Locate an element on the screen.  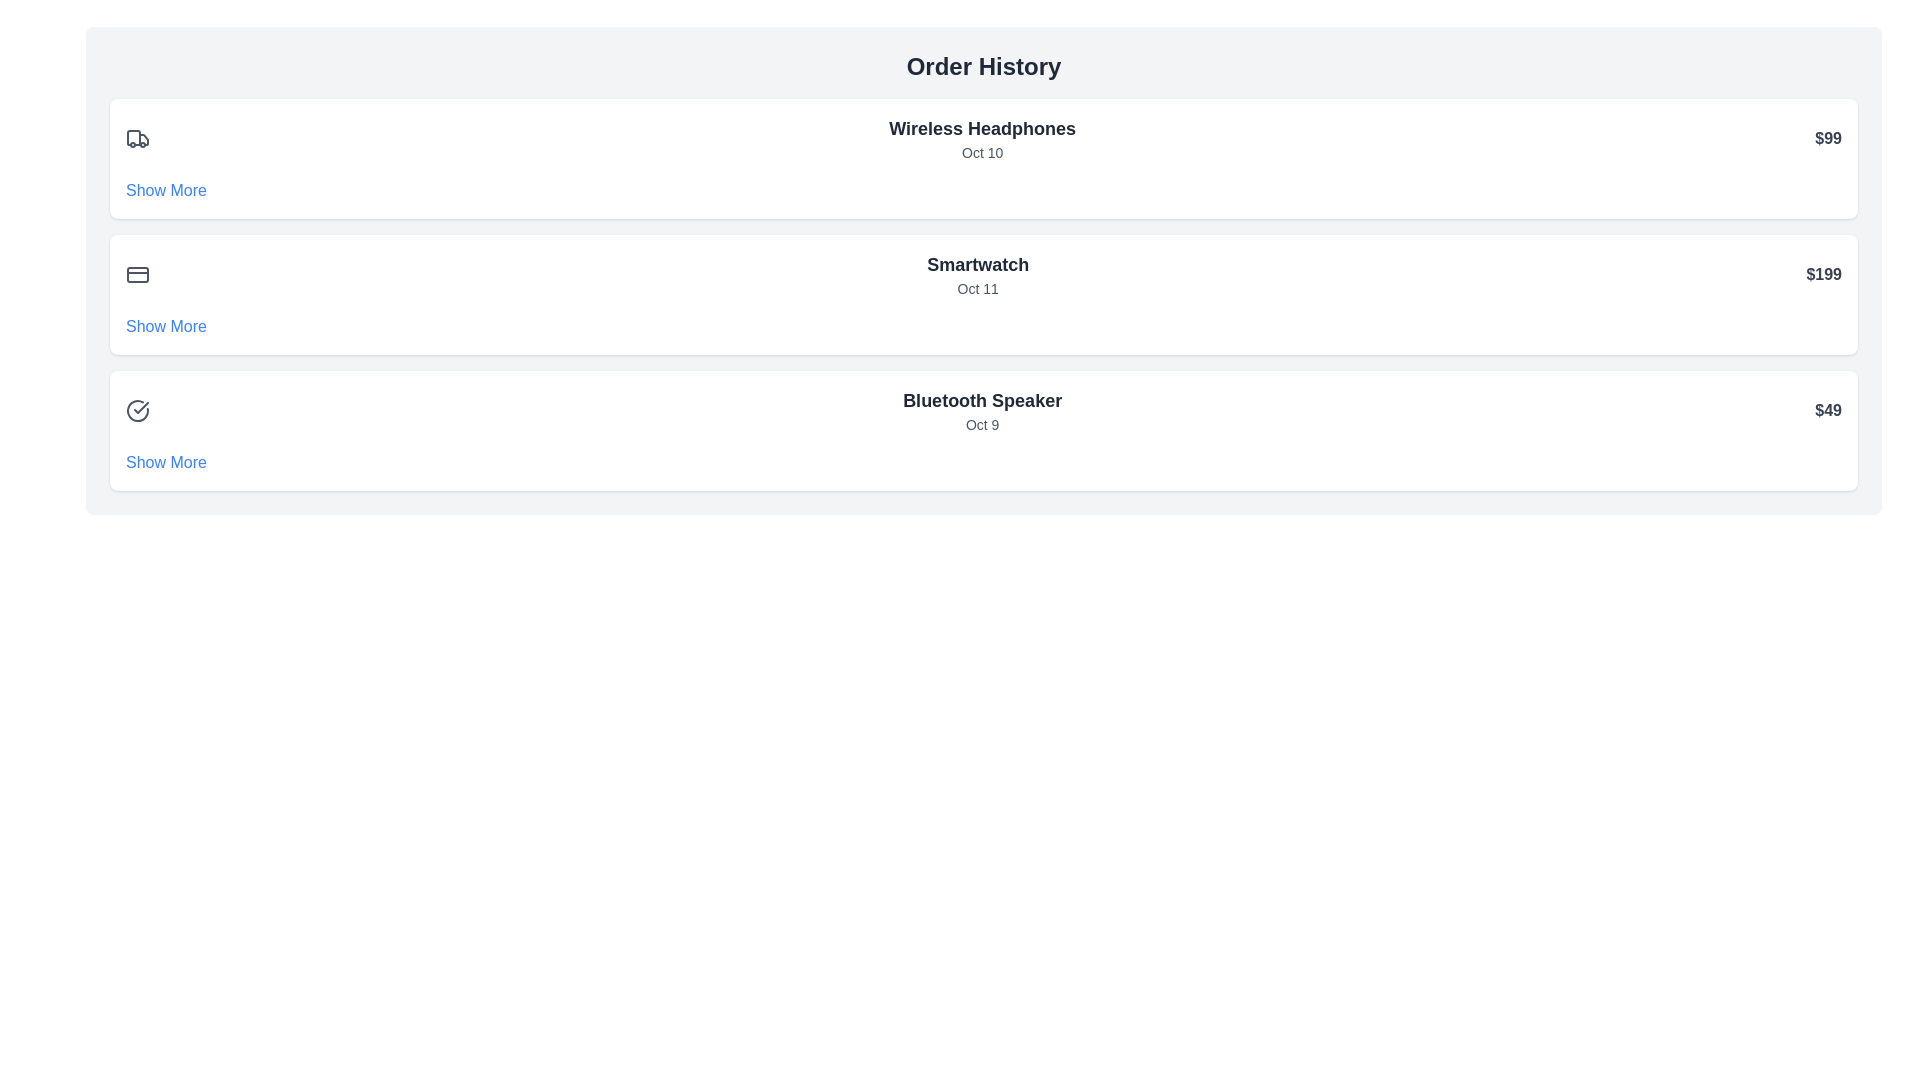
information displayed in the text block that includes 'Wireless Headphones' and 'Oct 10', positioned under 'Order History' is located at coordinates (982, 137).